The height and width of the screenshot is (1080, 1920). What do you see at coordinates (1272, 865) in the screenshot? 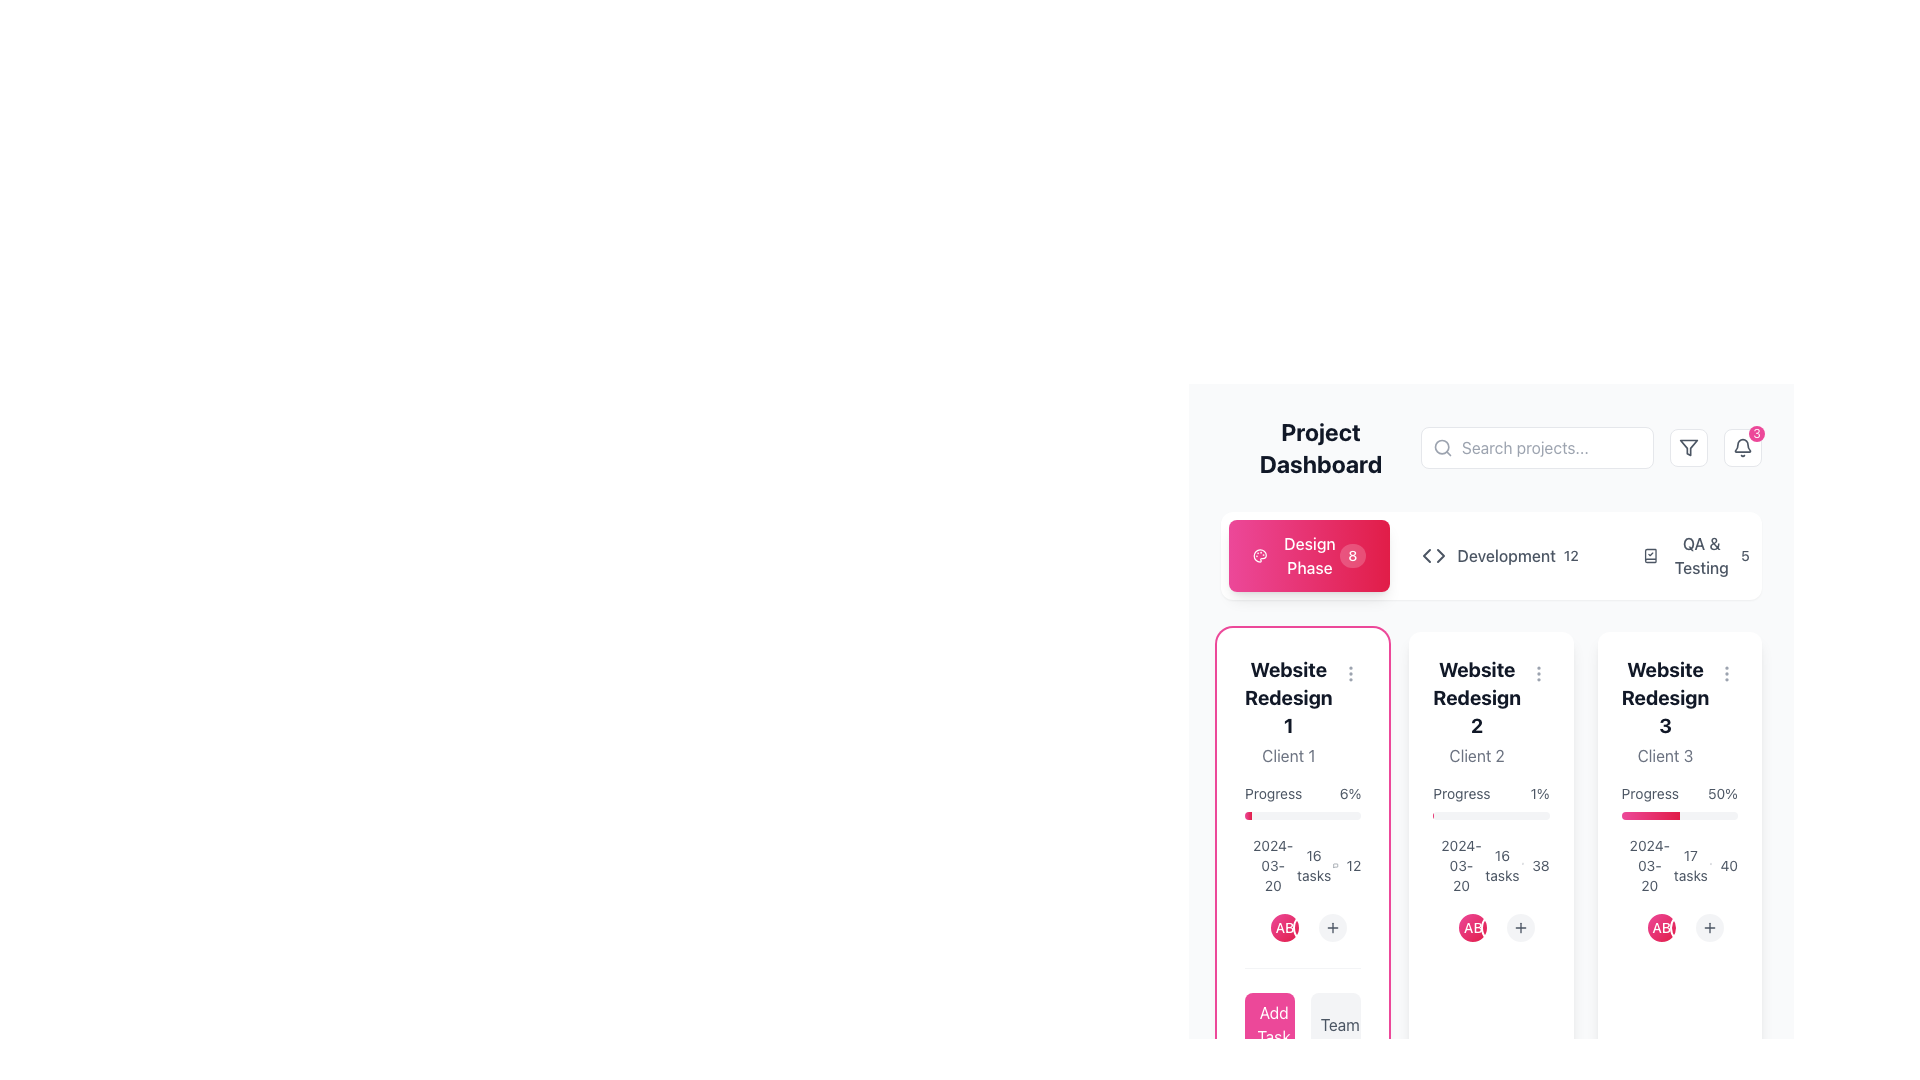
I see `the date '2024-03-20' displayed on the informational Text label` at bounding box center [1272, 865].